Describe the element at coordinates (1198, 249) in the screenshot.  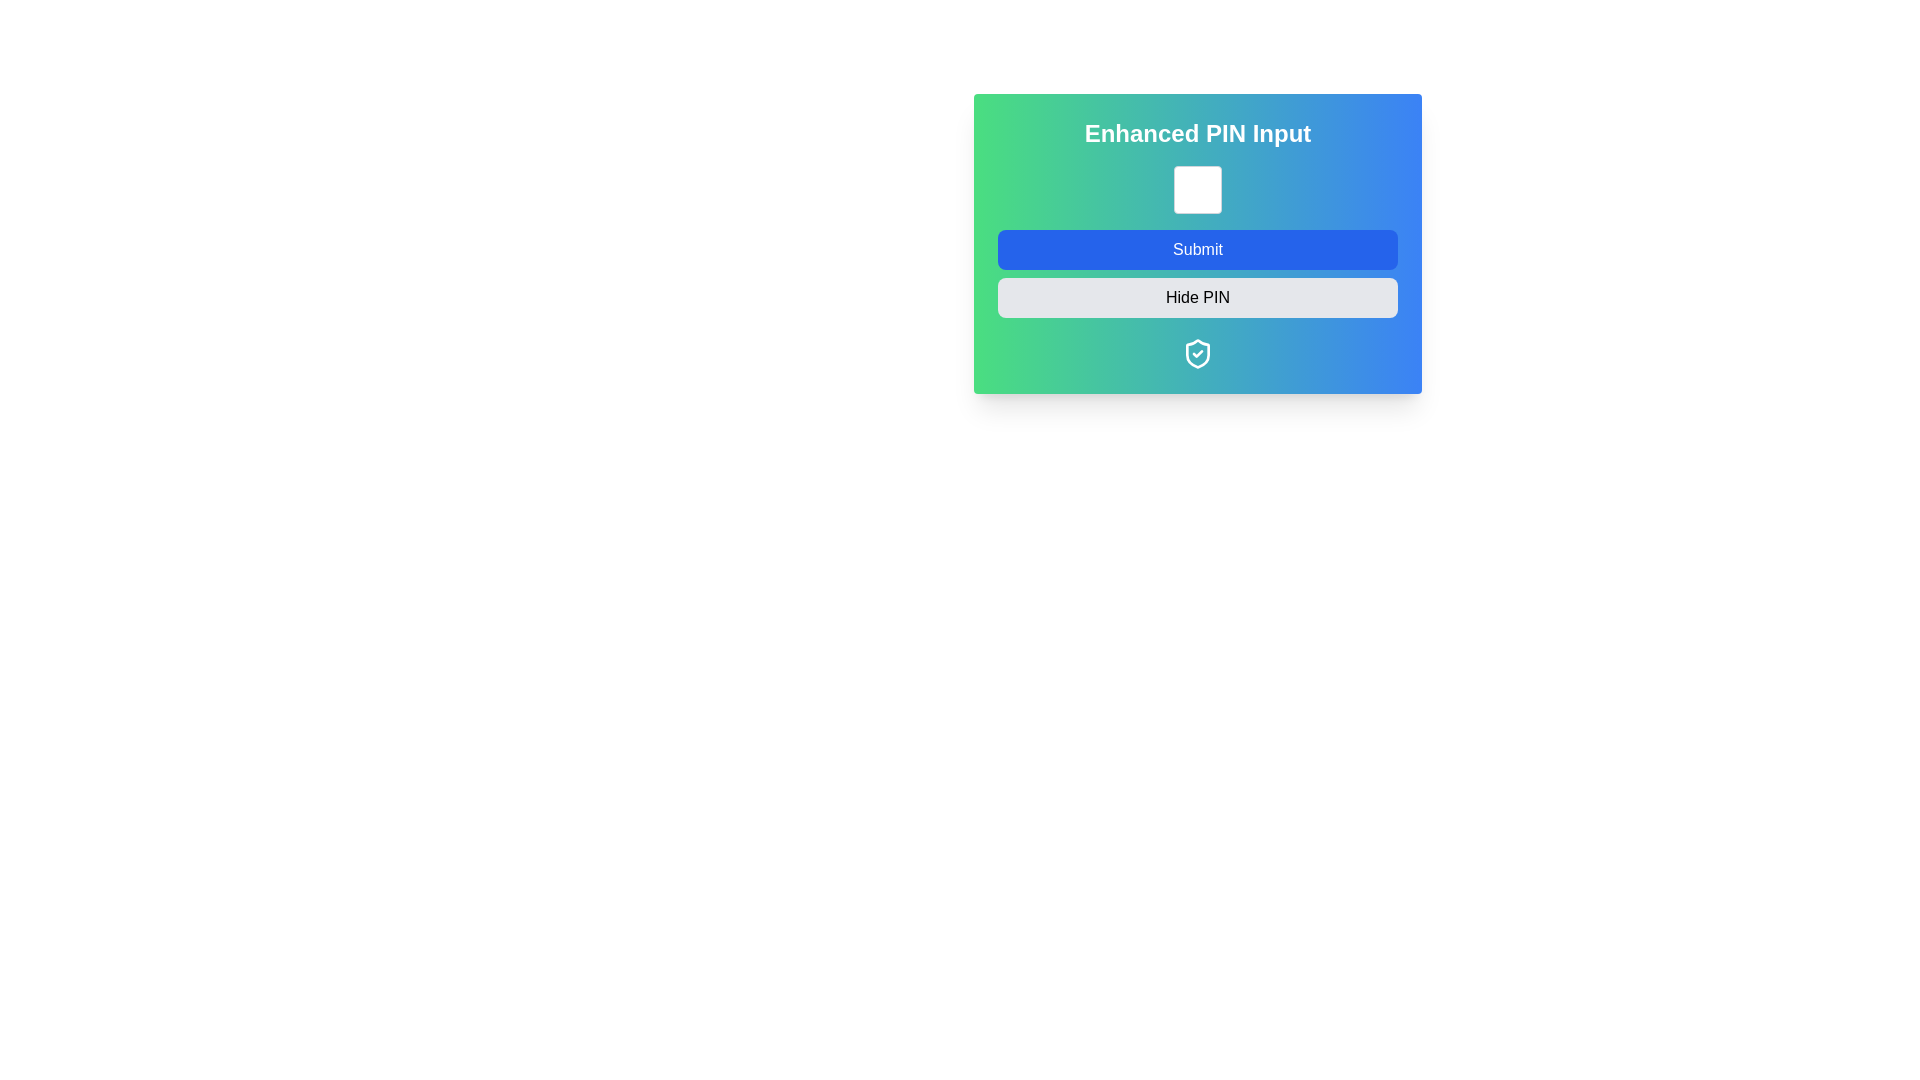
I see `the 'Submit' button, which is a rectangular button with a blue background and rounded corners` at that location.